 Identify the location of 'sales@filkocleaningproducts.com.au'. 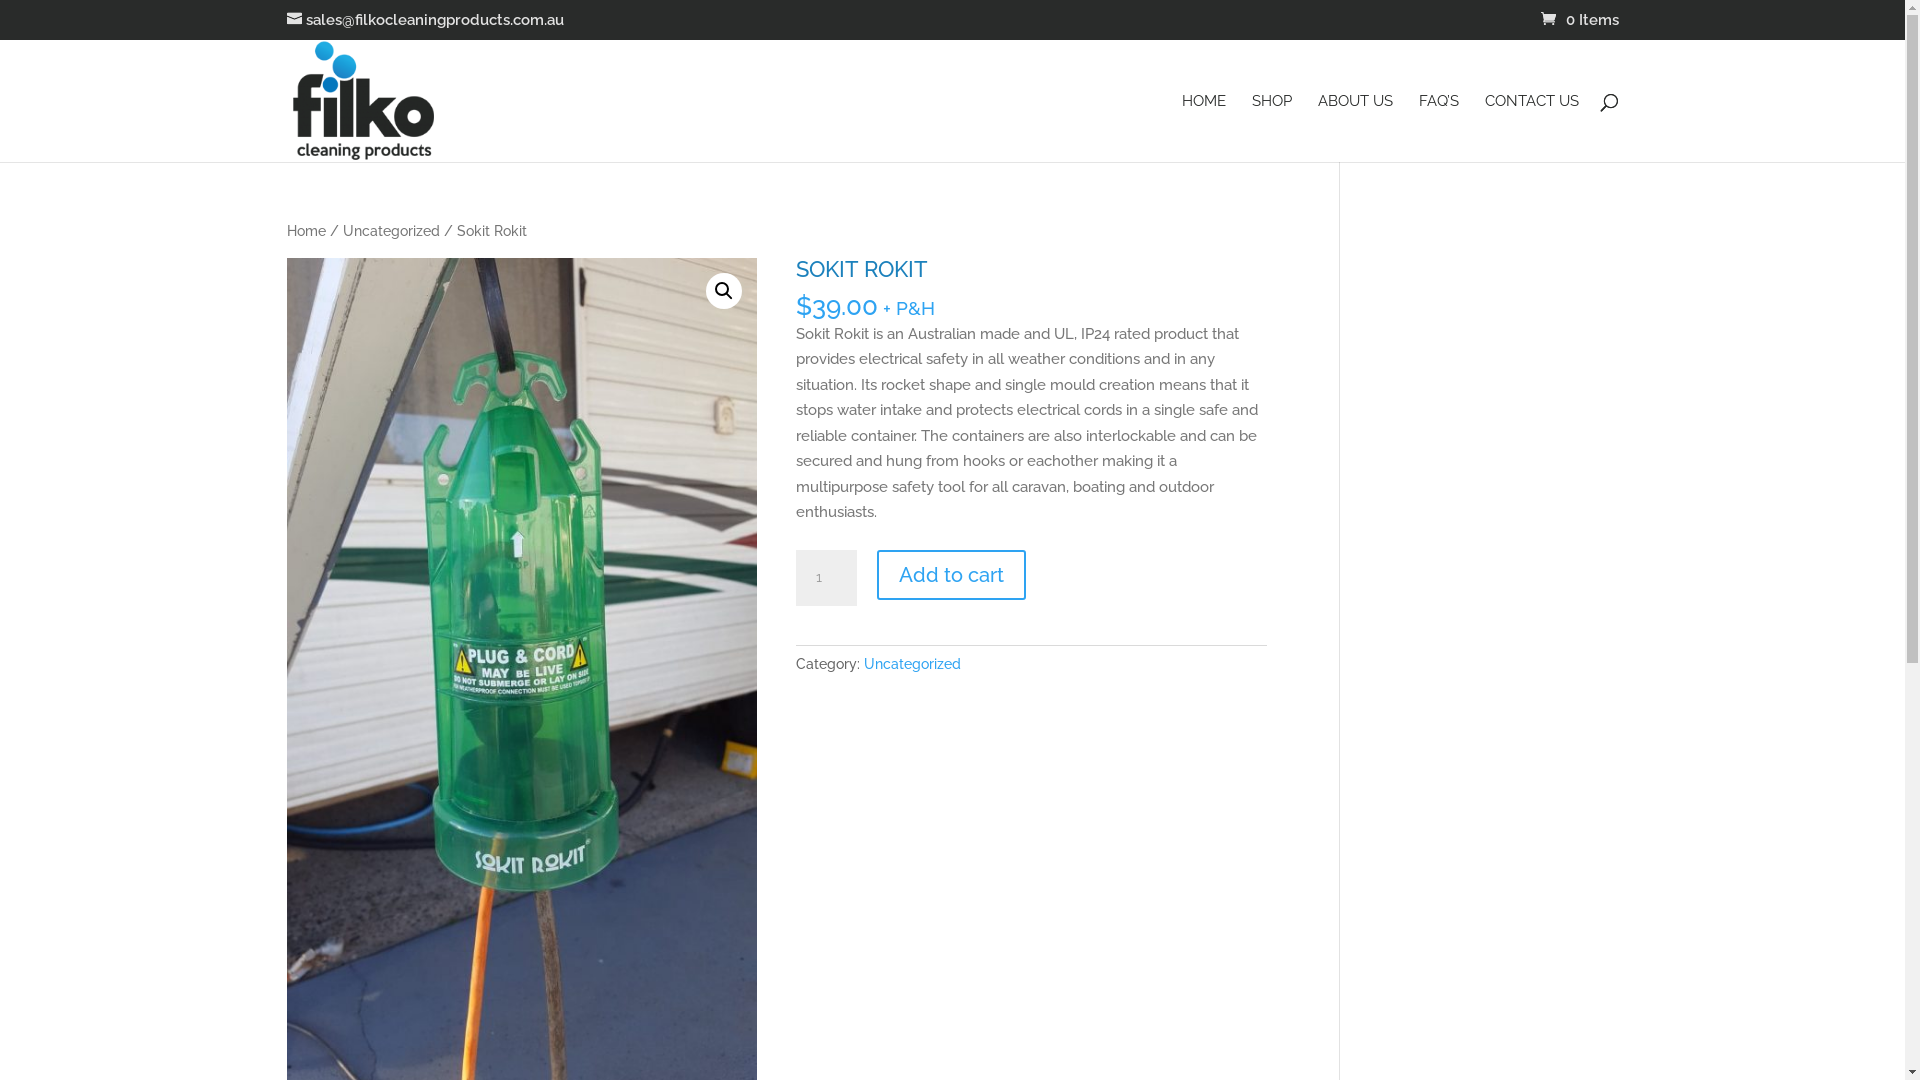
(423, 19).